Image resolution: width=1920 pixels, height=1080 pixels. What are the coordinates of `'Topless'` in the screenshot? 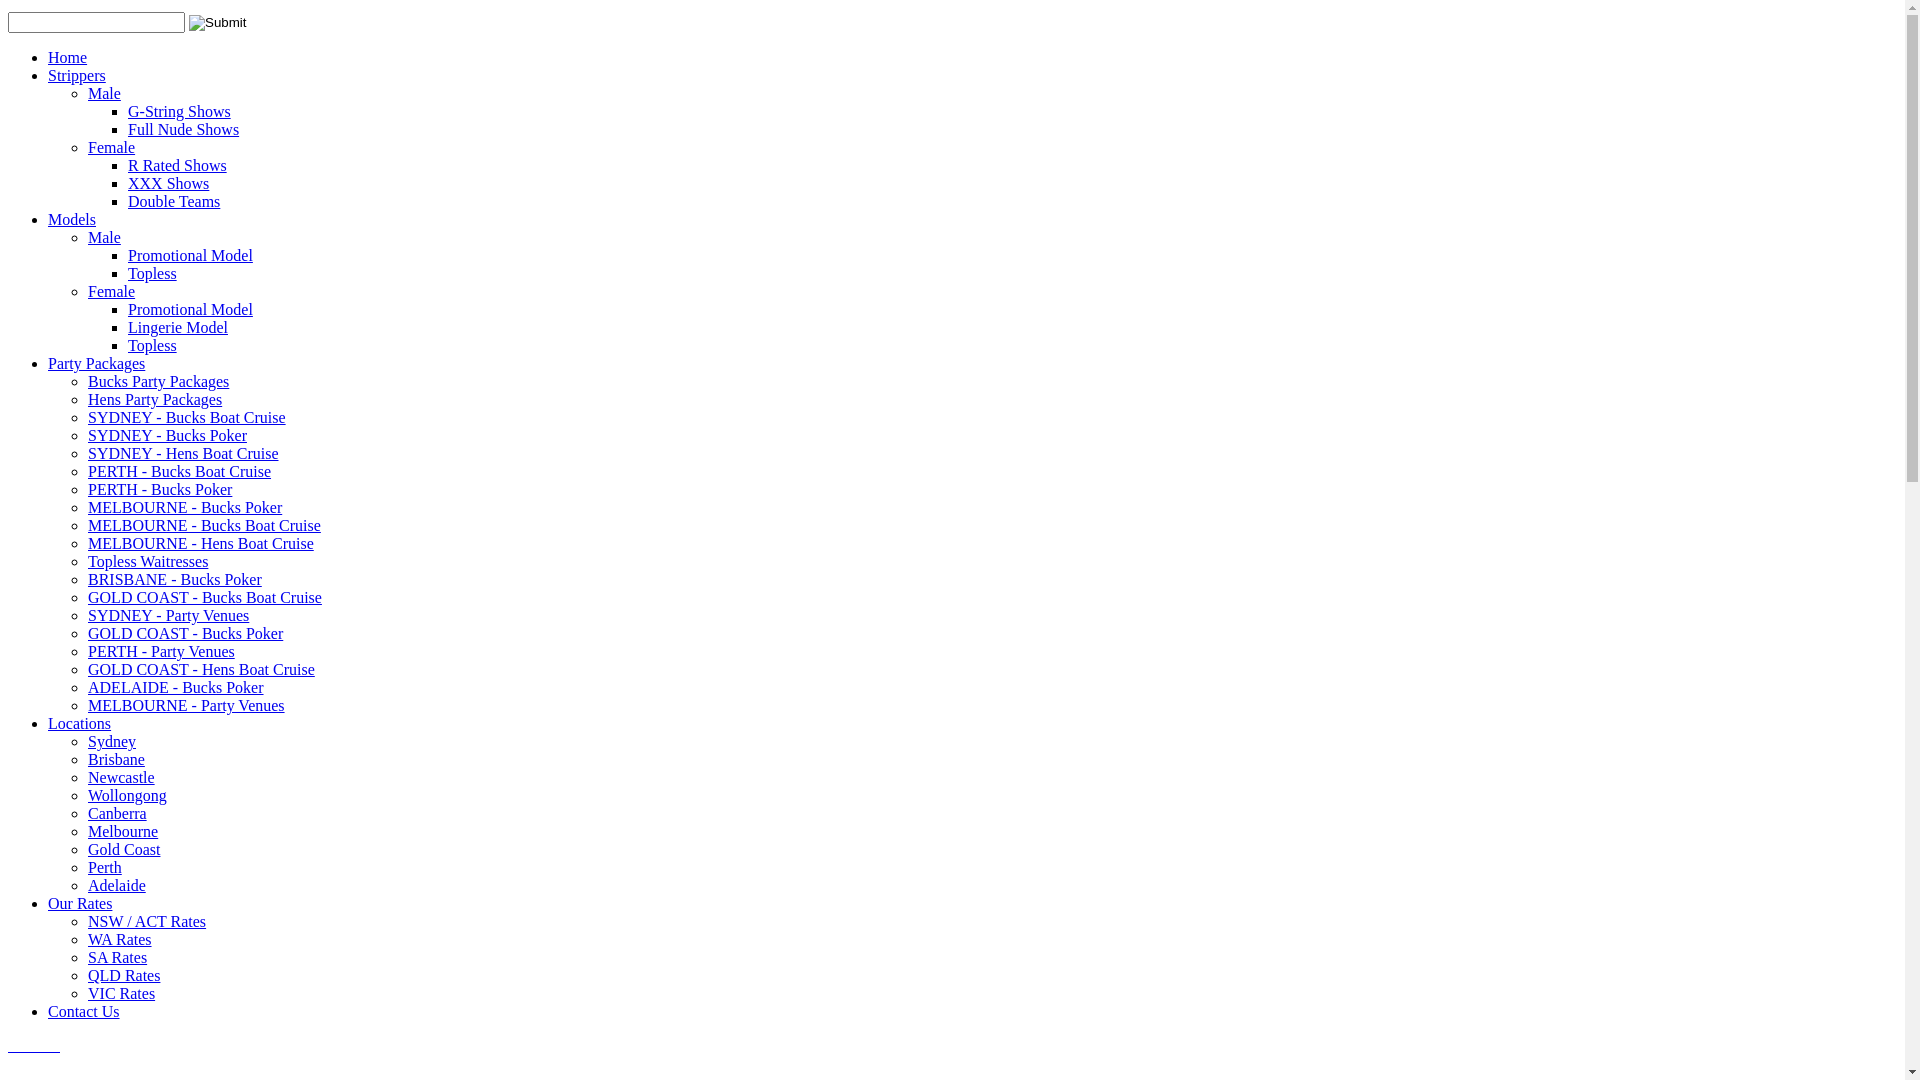 It's located at (151, 273).